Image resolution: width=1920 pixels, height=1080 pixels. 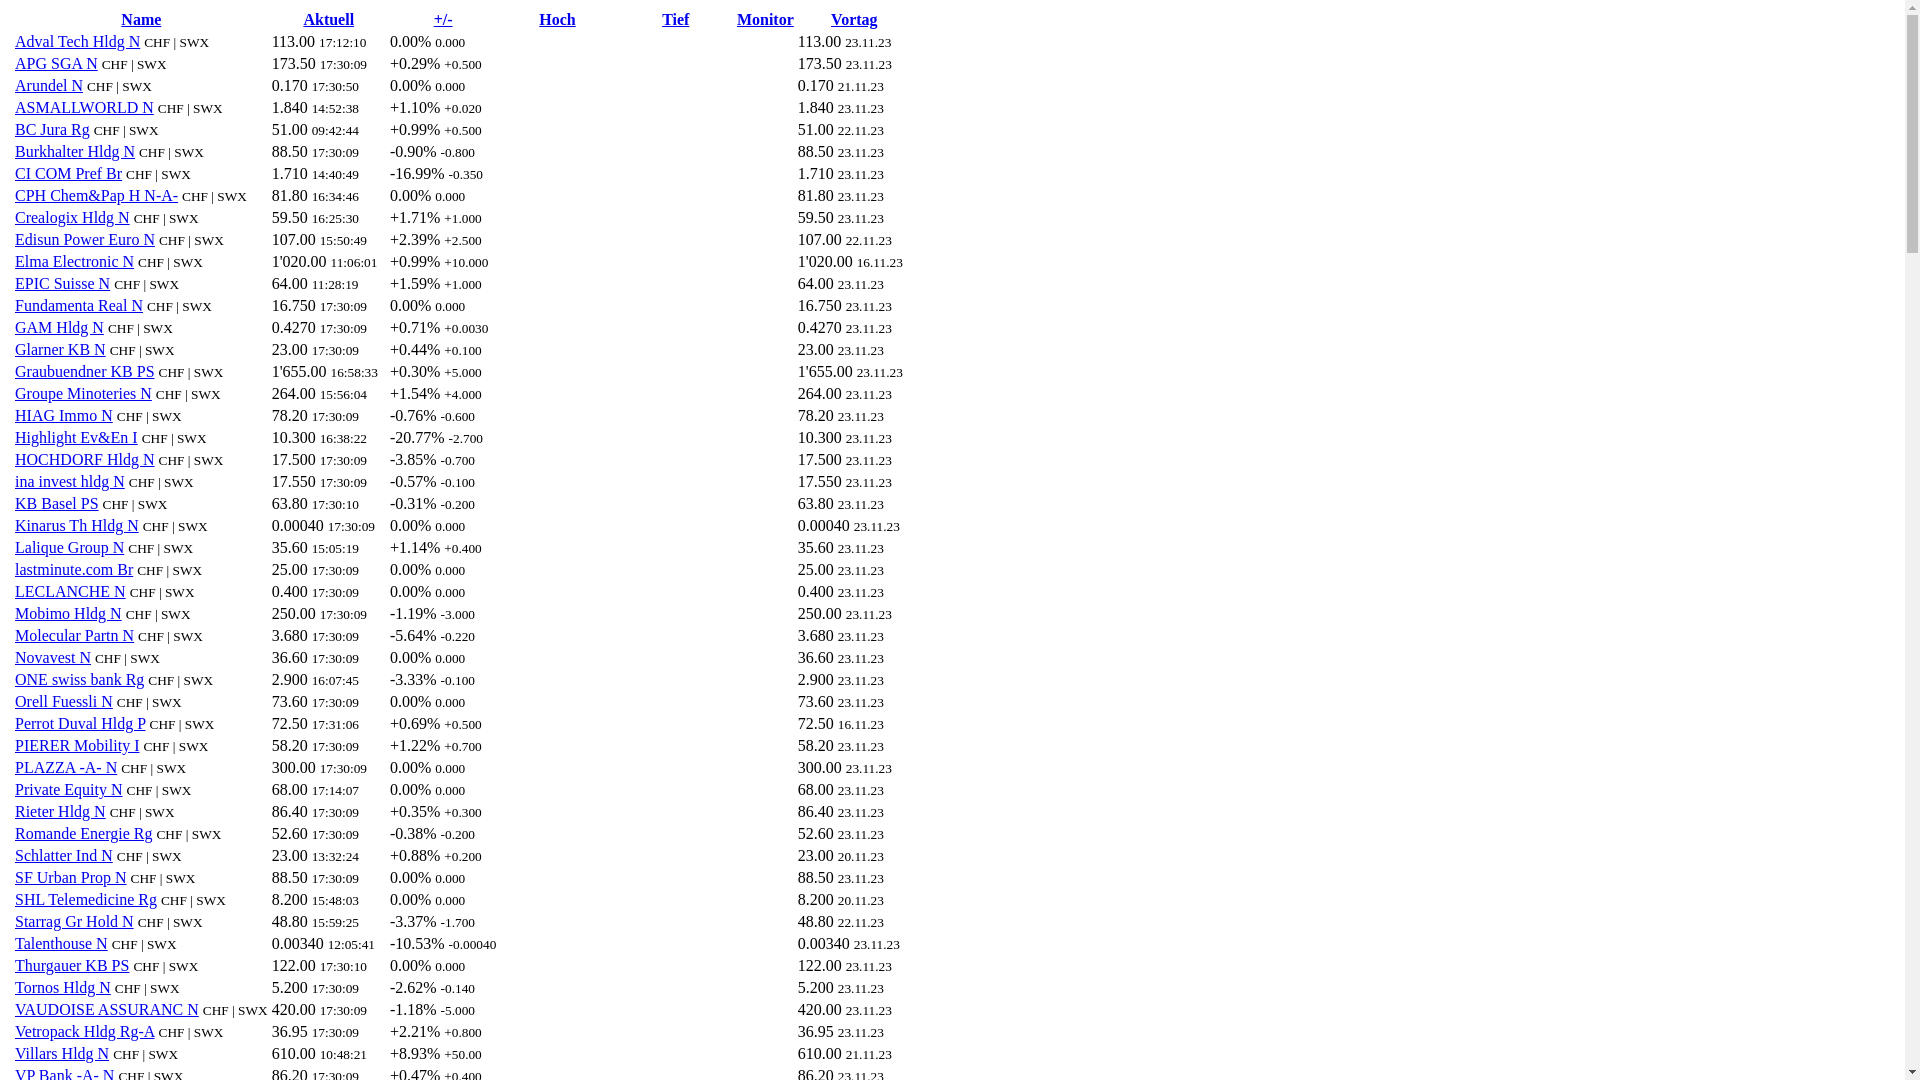 I want to click on 'Vortag', so click(x=854, y=19).